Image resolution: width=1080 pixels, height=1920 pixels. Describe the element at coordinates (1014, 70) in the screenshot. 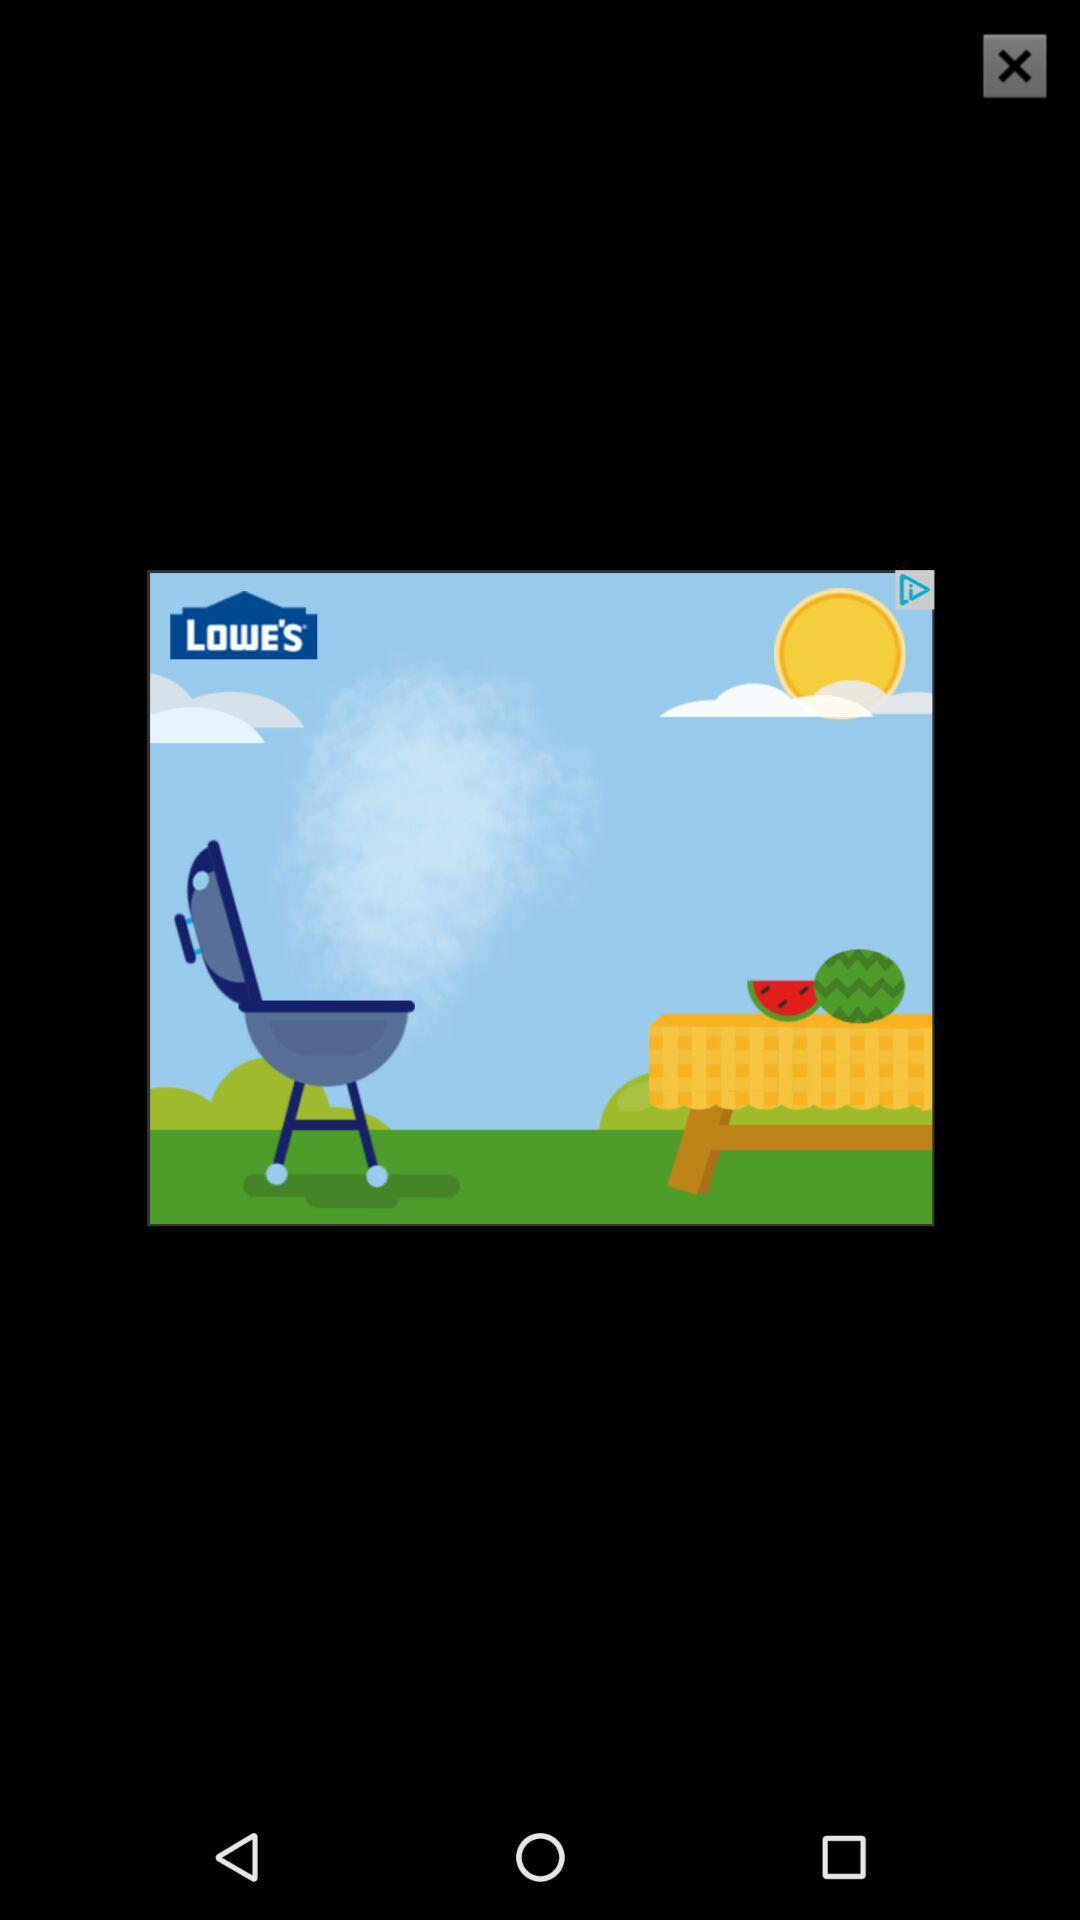

I see `the close icon` at that location.